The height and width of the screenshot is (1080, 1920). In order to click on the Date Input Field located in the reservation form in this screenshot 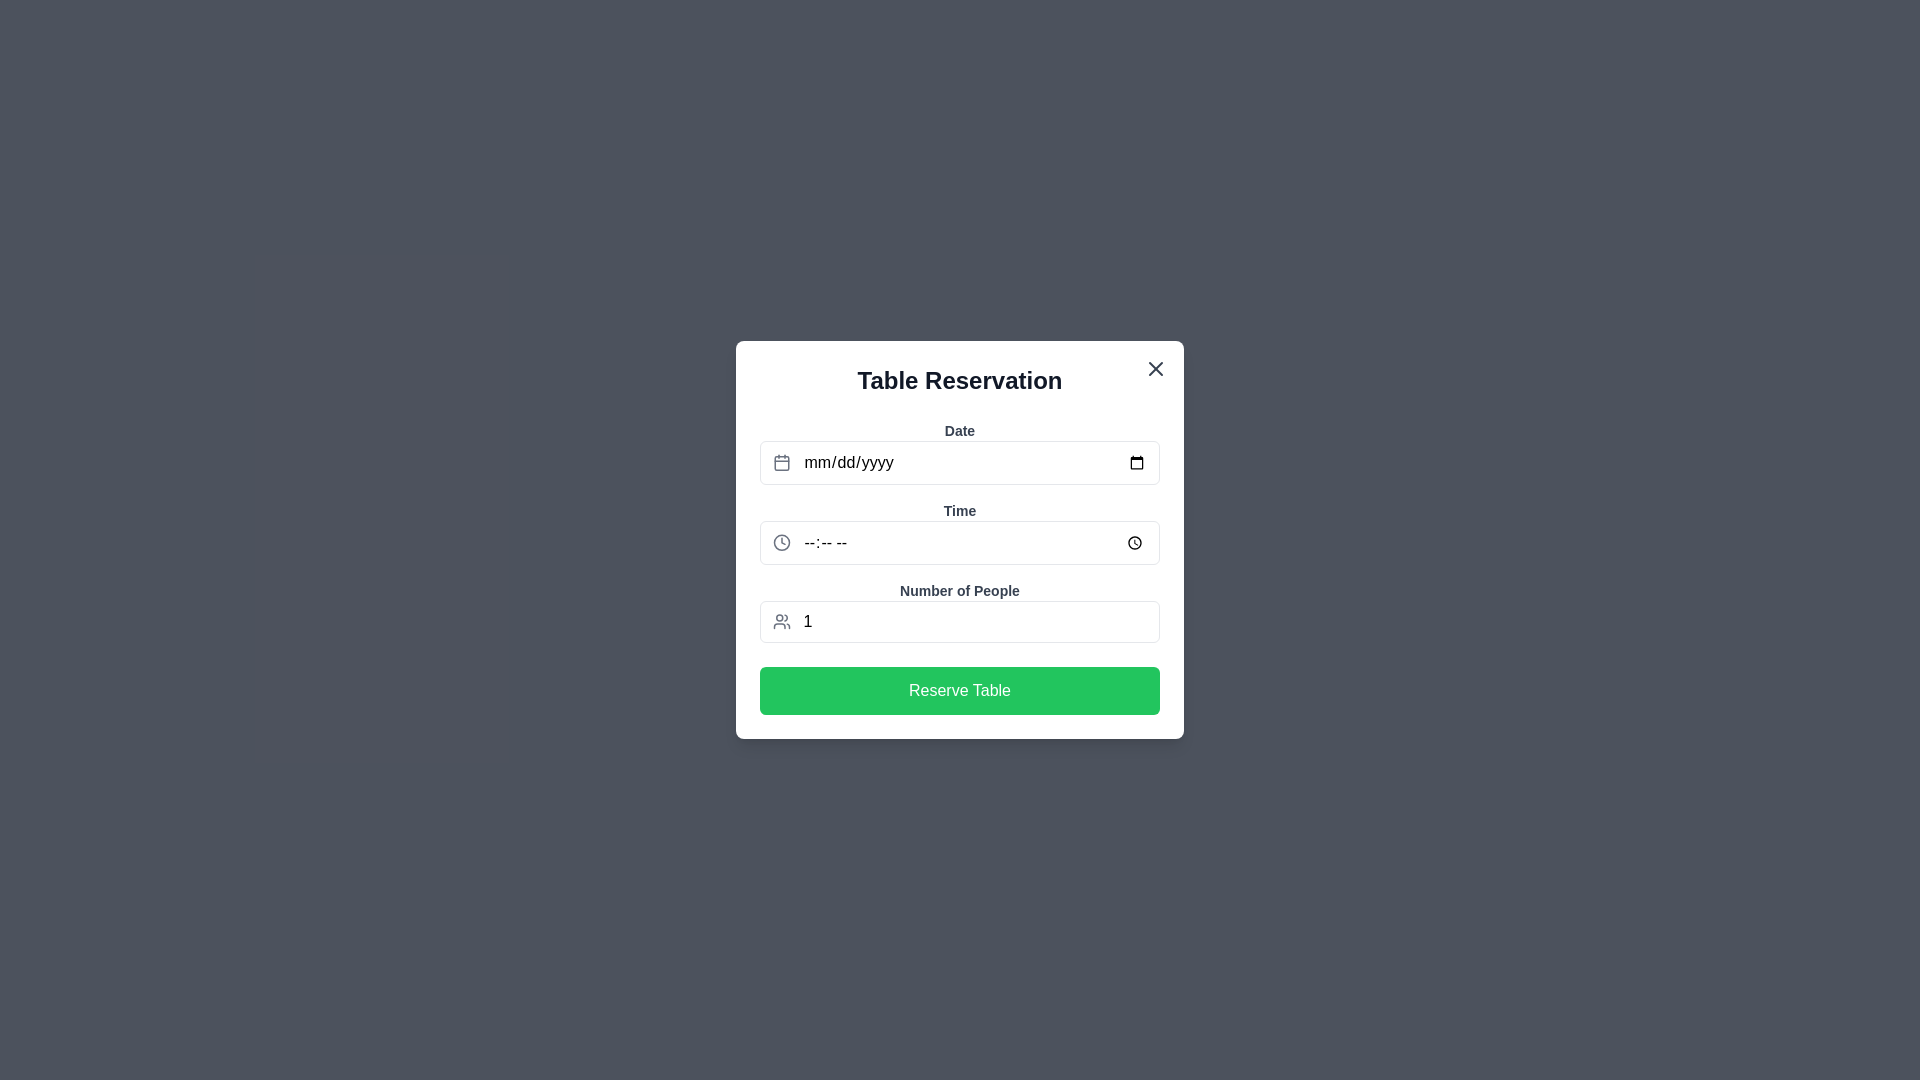, I will do `click(975, 462)`.